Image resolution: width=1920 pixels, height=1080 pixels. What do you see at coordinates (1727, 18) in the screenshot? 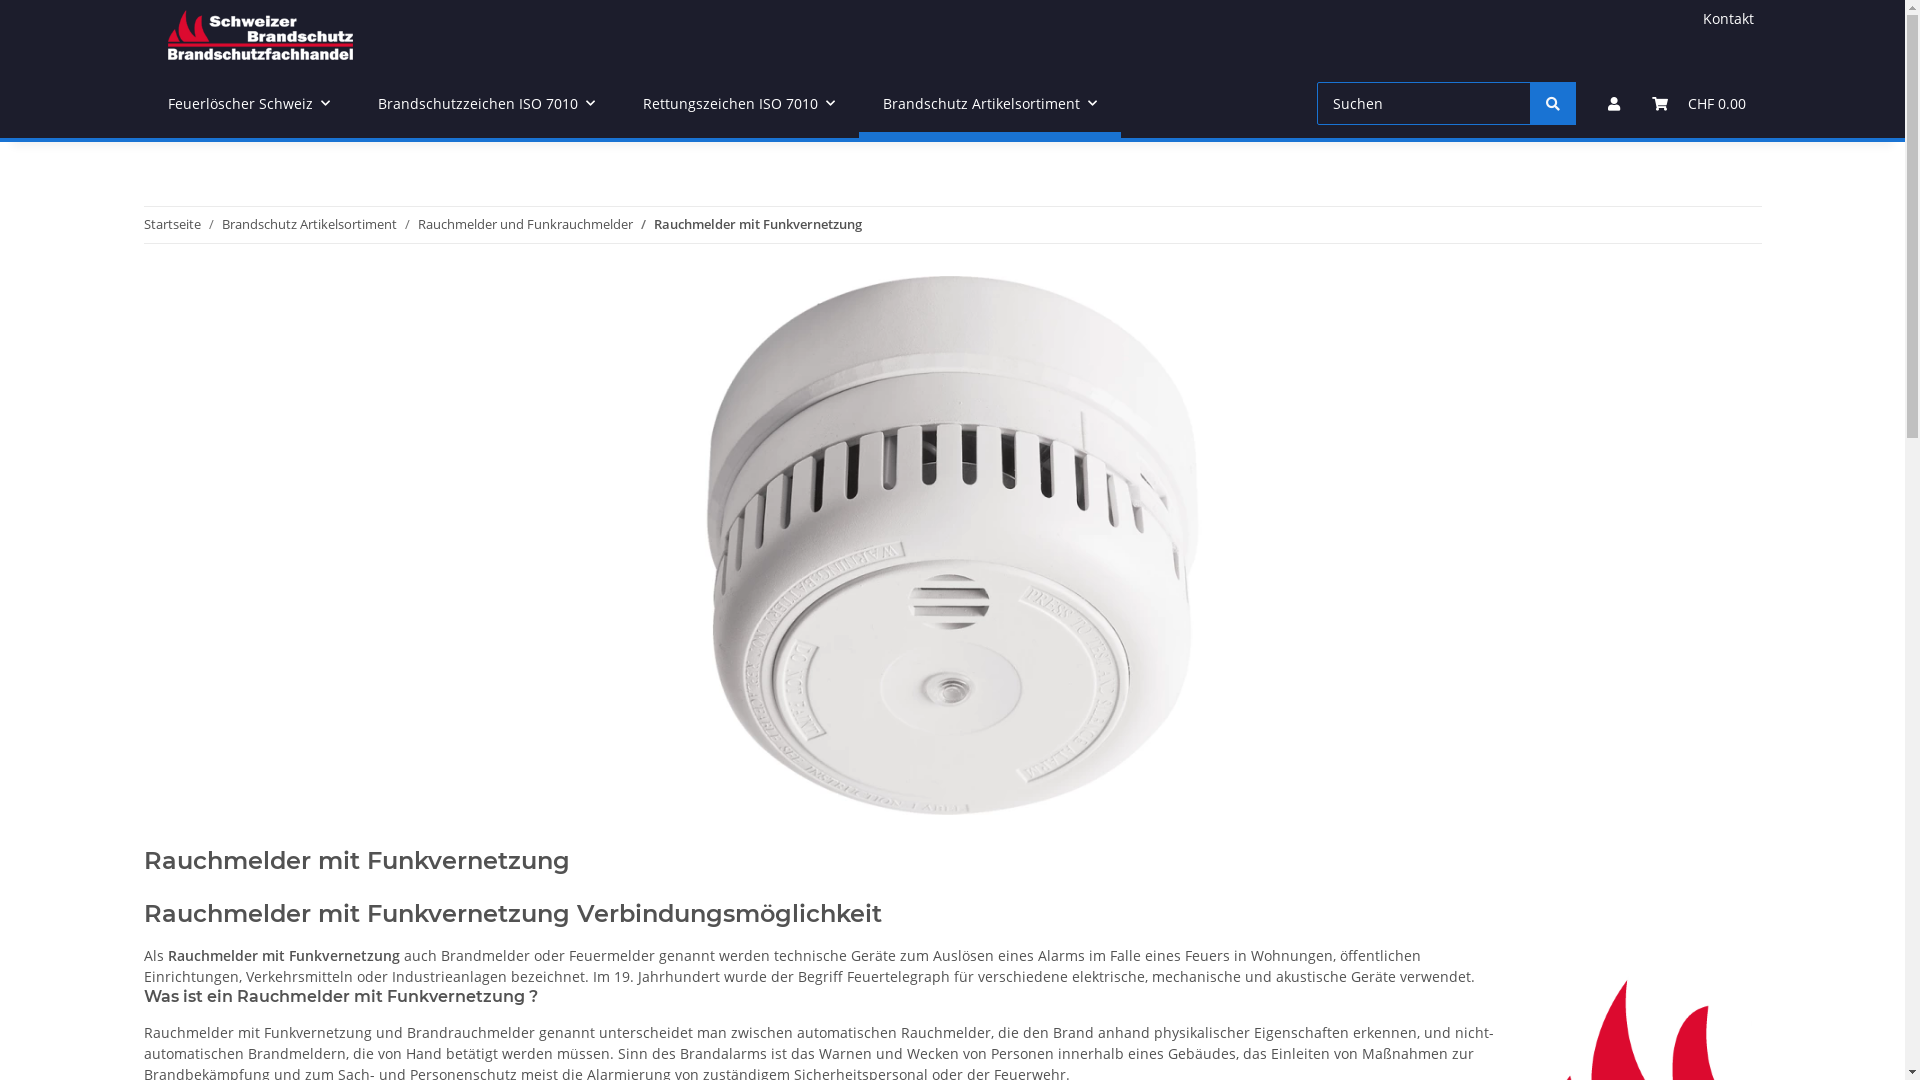
I see `'Kontakt'` at bounding box center [1727, 18].